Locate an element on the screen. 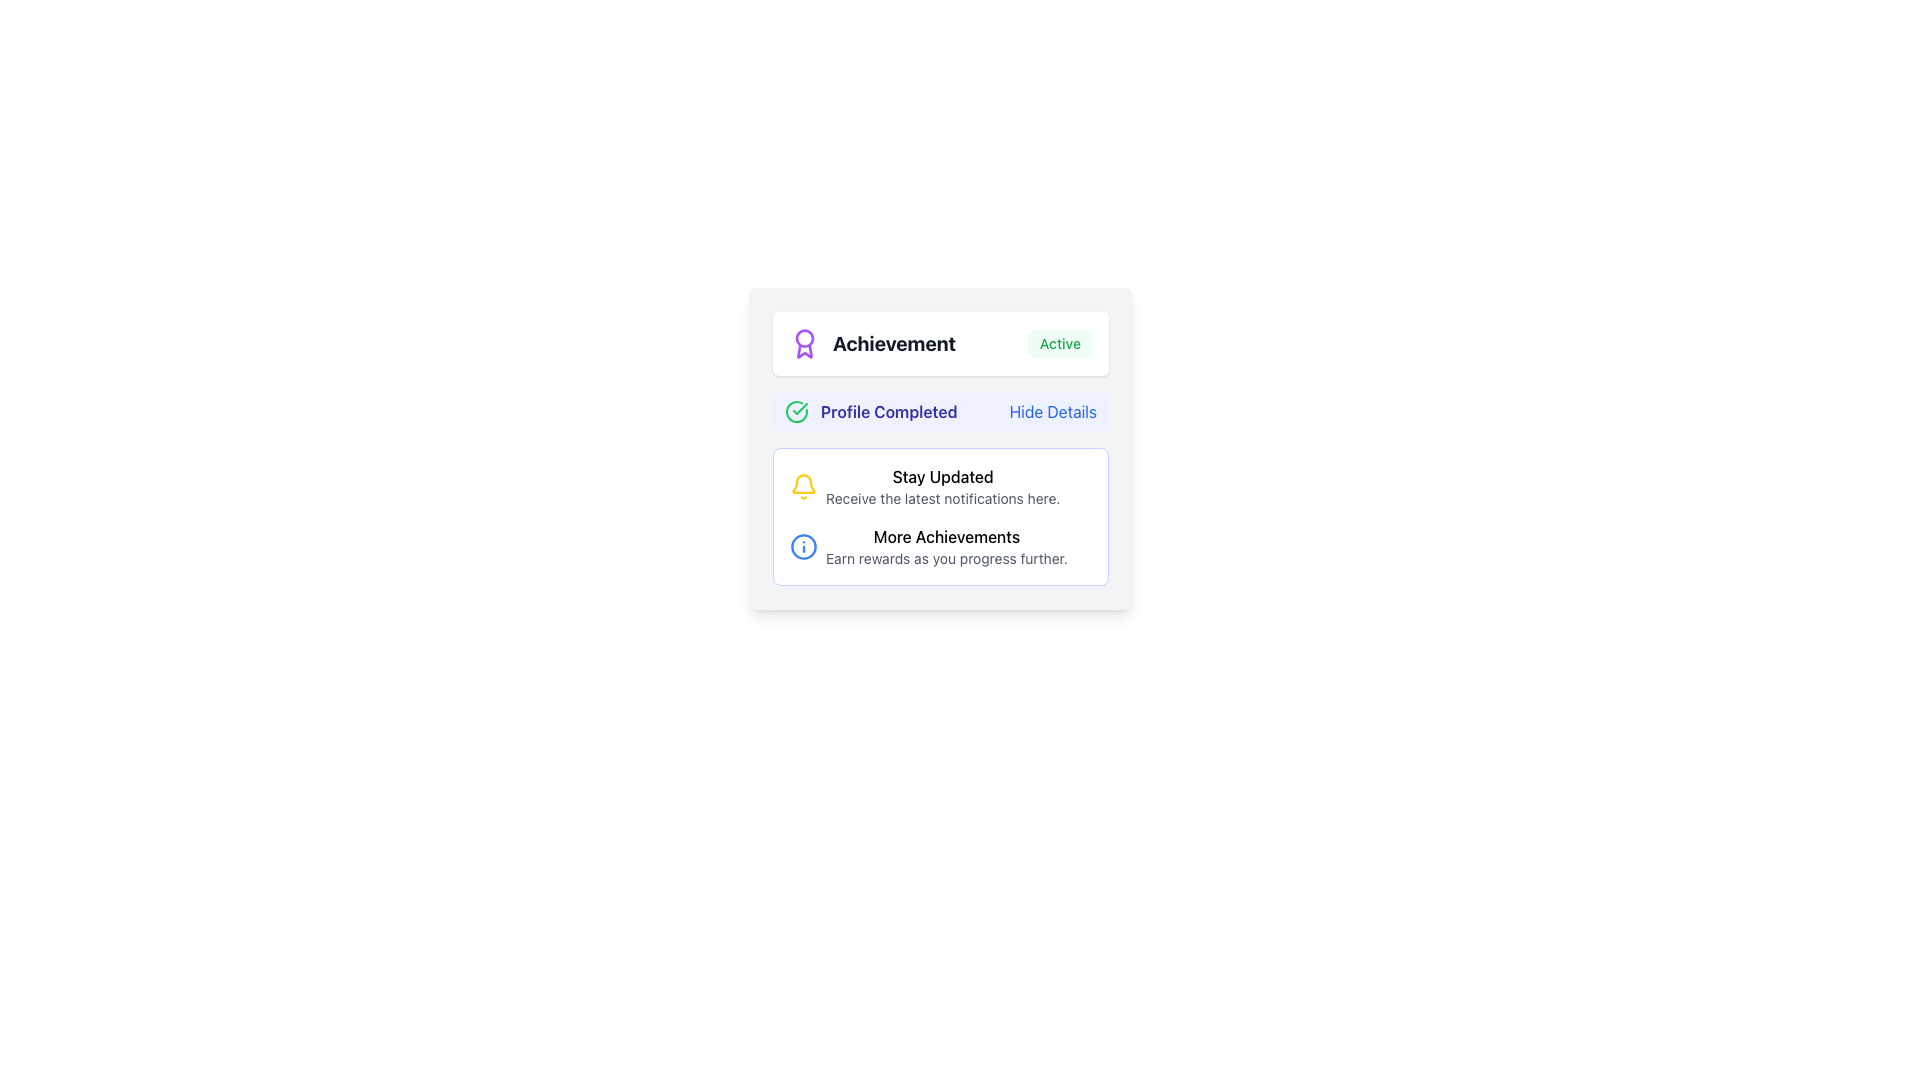  achievements label with icon located at the top-left corner of the white rectangular card, positioned to the left of the 'Active' label is located at coordinates (872, 342).